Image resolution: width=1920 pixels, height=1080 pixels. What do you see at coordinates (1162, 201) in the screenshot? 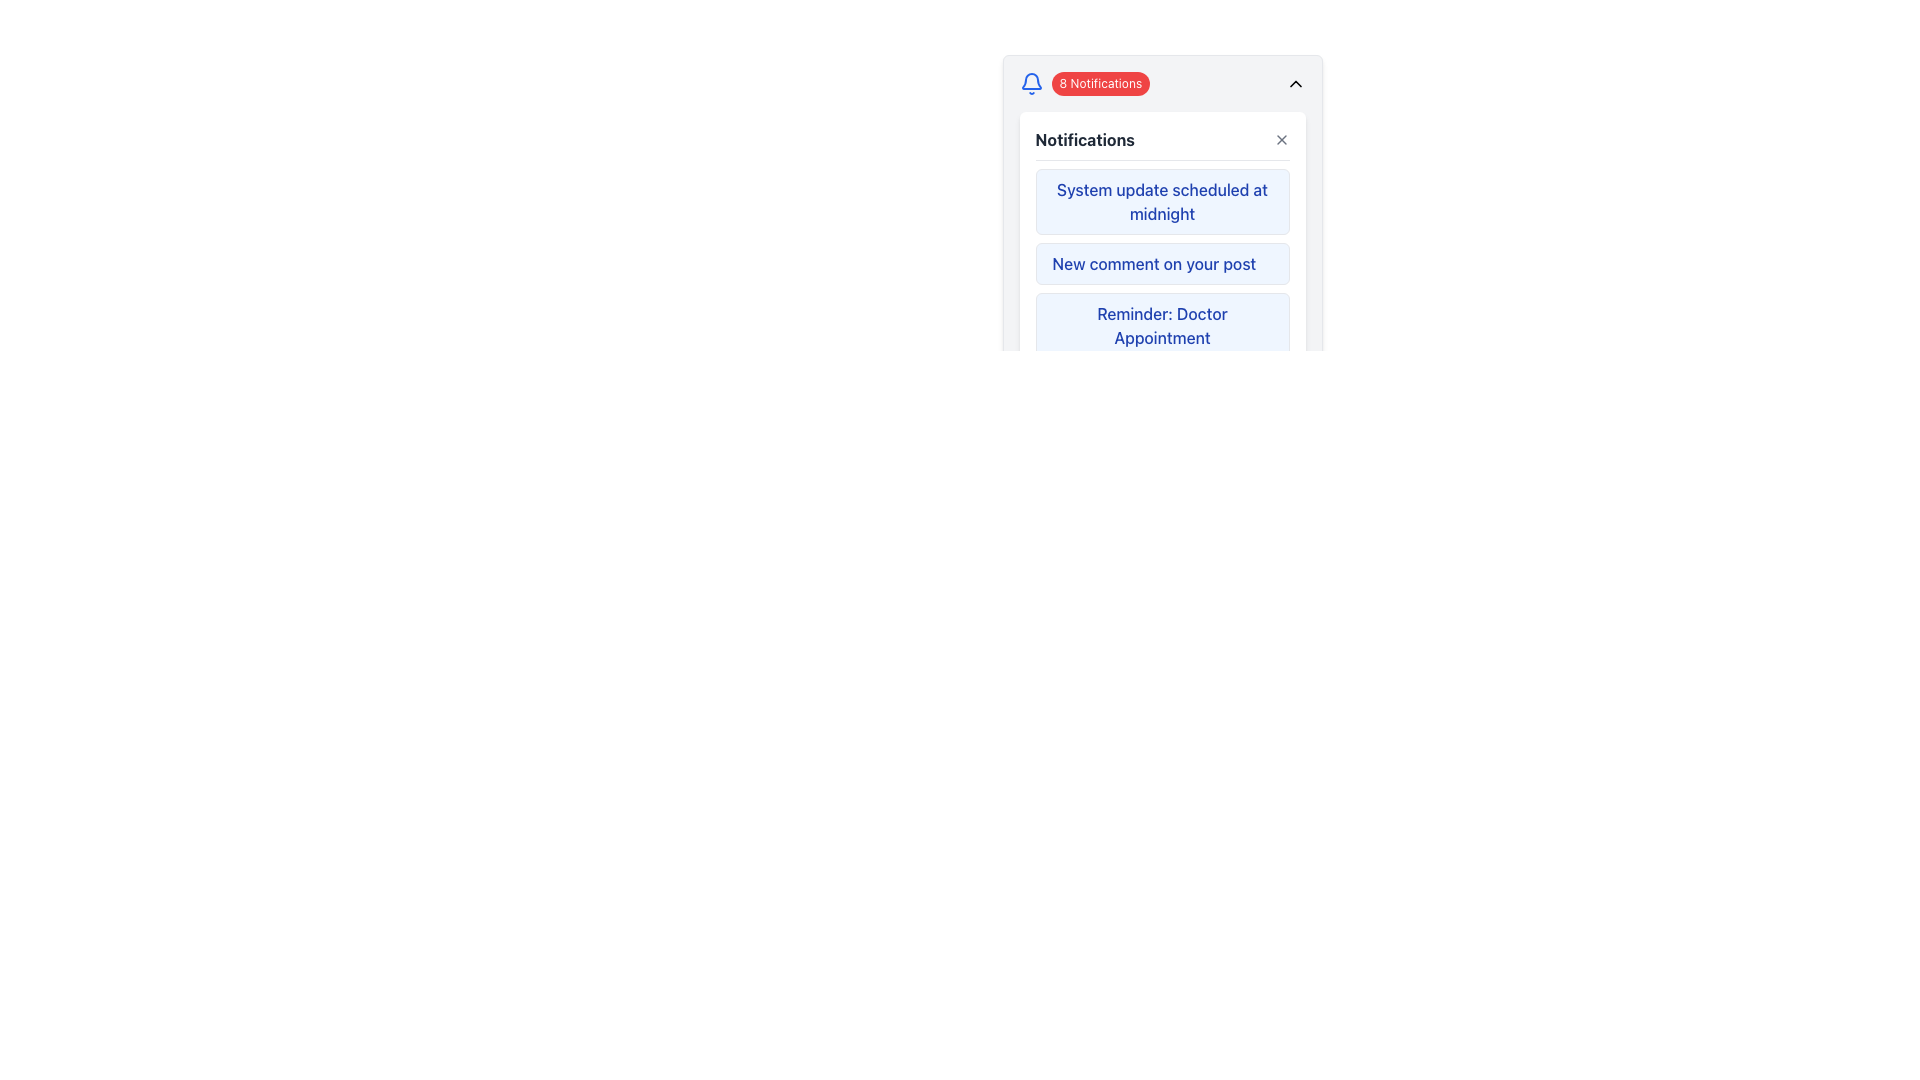
I see `the blue notification banner displaying 'System update scheduled at midnight', which is the first notification item in the stack below the 'Notifications' header` at bounding box center [1162, 201].